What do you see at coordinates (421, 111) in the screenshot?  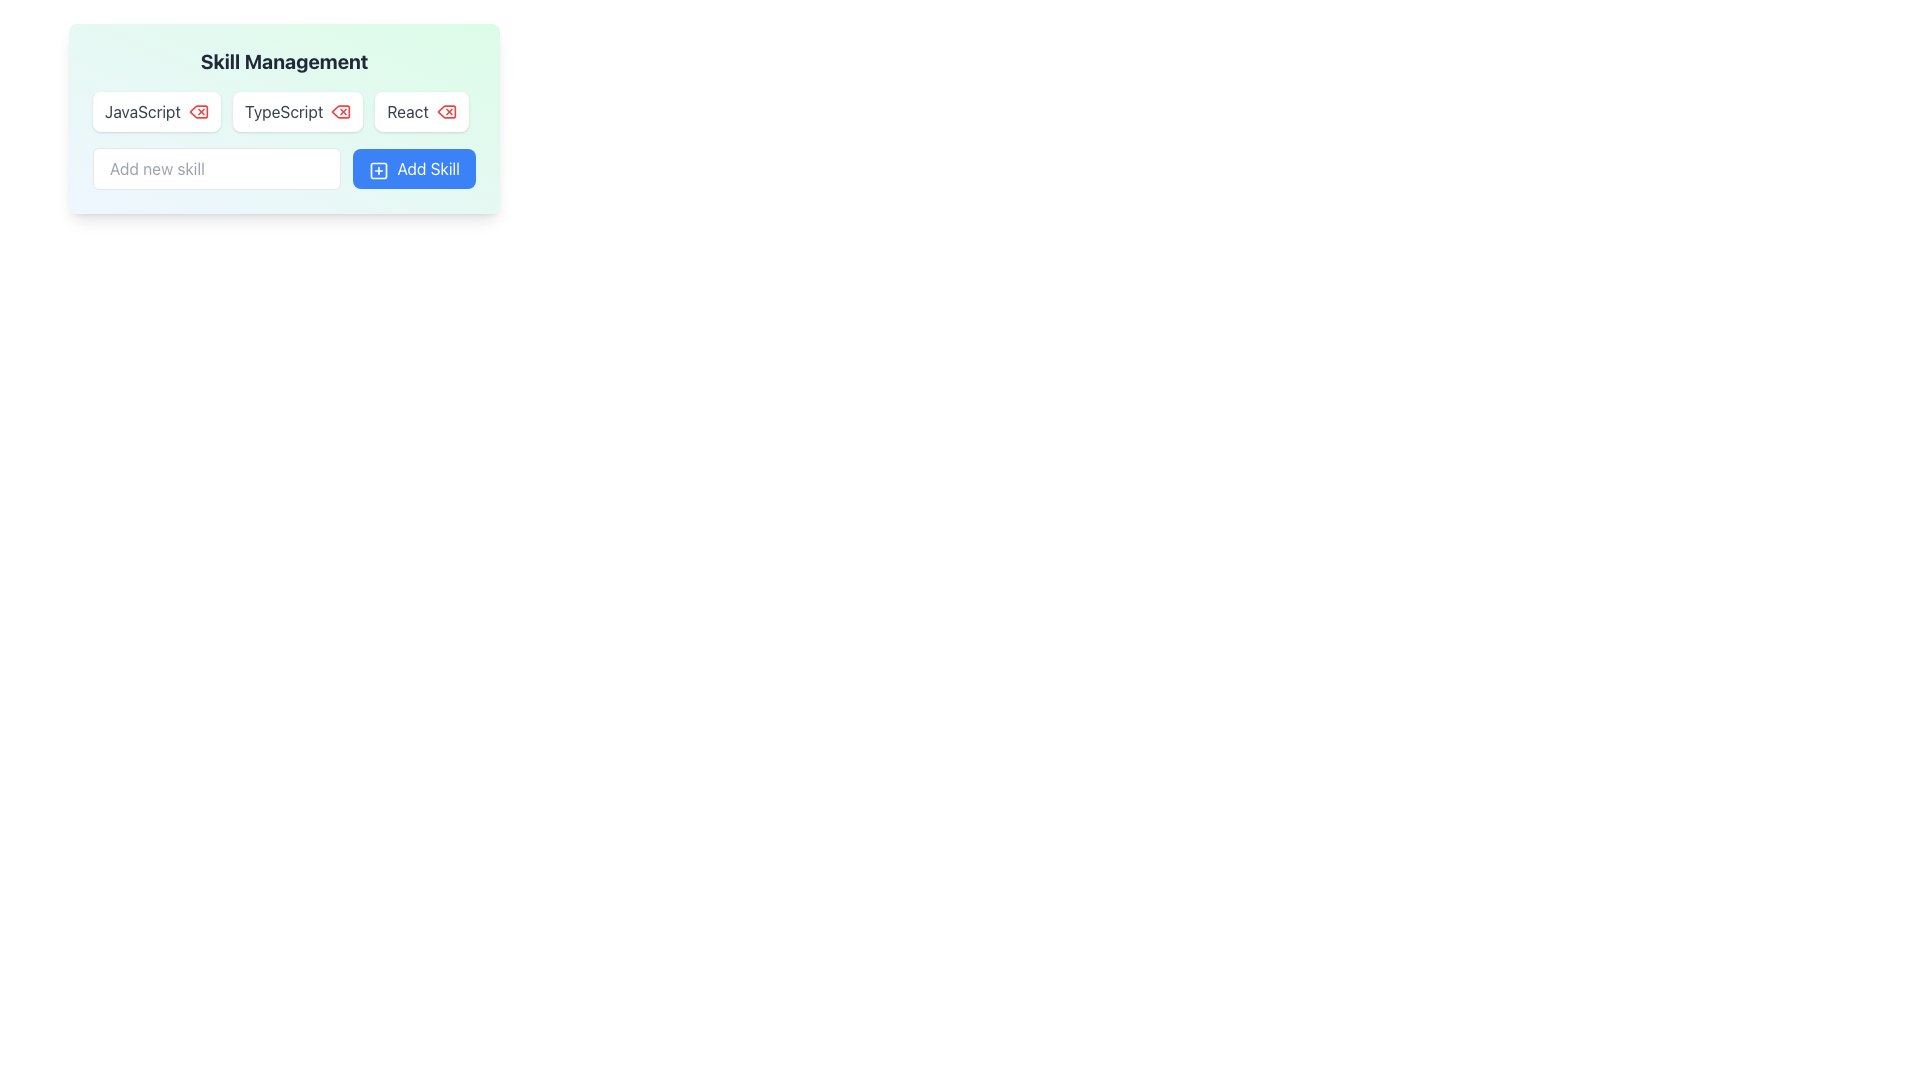 I see `the red cross icon within the 'React' tag` at bounding box center [421, 111].